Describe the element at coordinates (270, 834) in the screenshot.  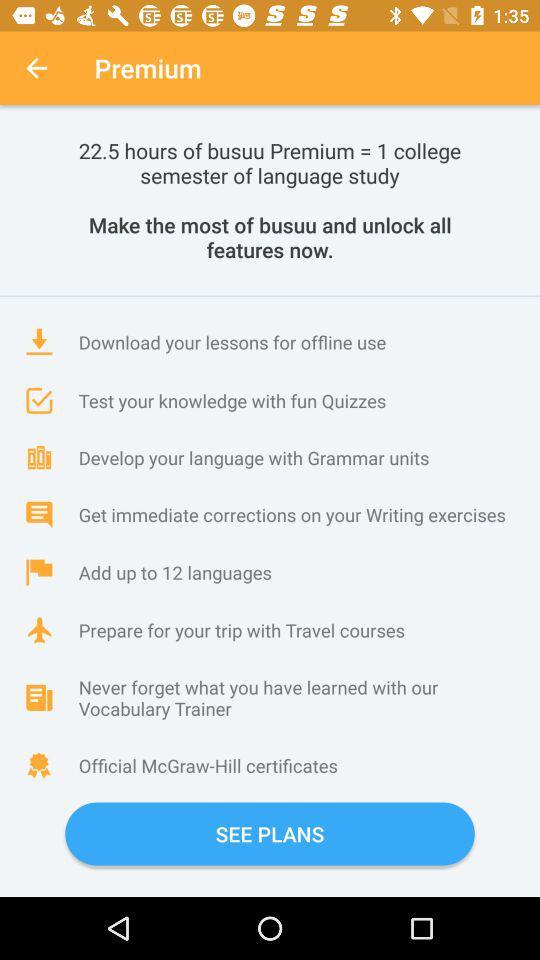
I see `icon below the official mcgraw hill item` at that location.